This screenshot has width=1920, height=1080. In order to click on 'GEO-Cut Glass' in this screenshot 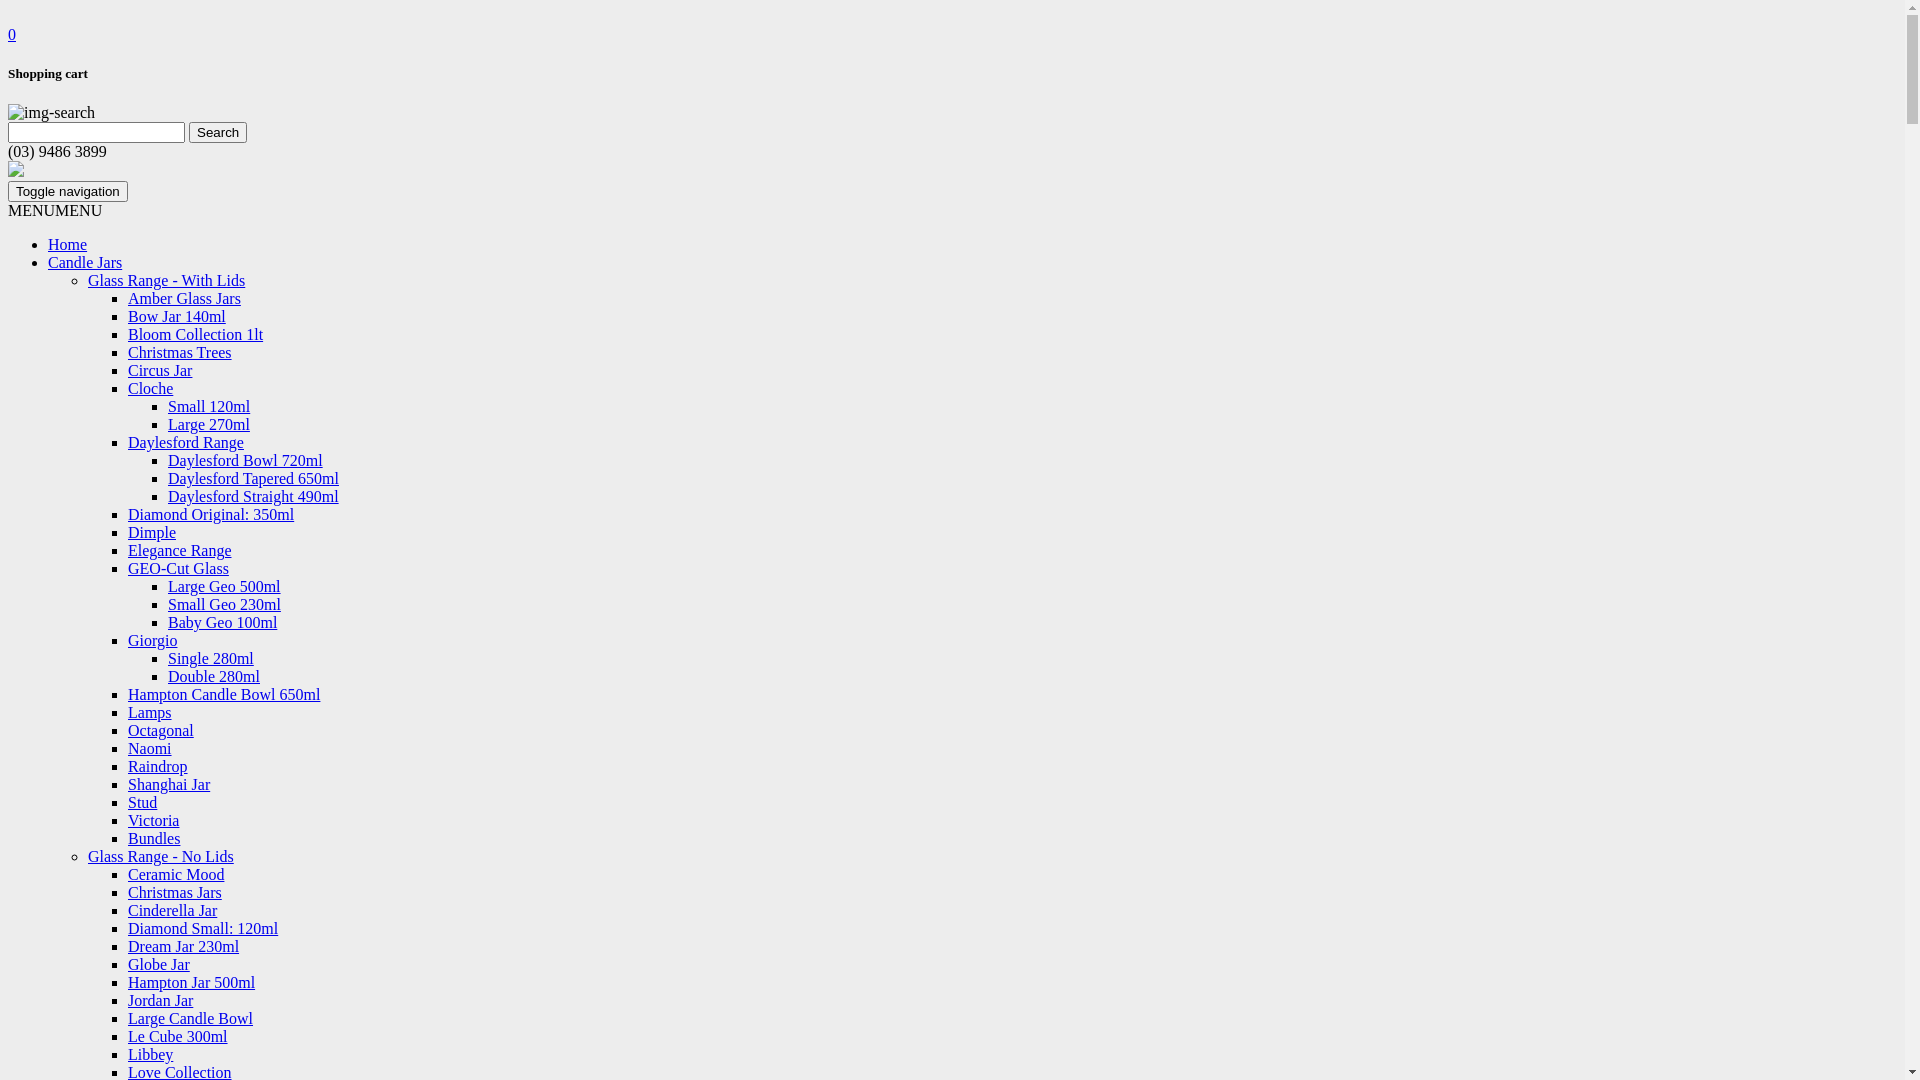, I will do `click(127, 568)`.